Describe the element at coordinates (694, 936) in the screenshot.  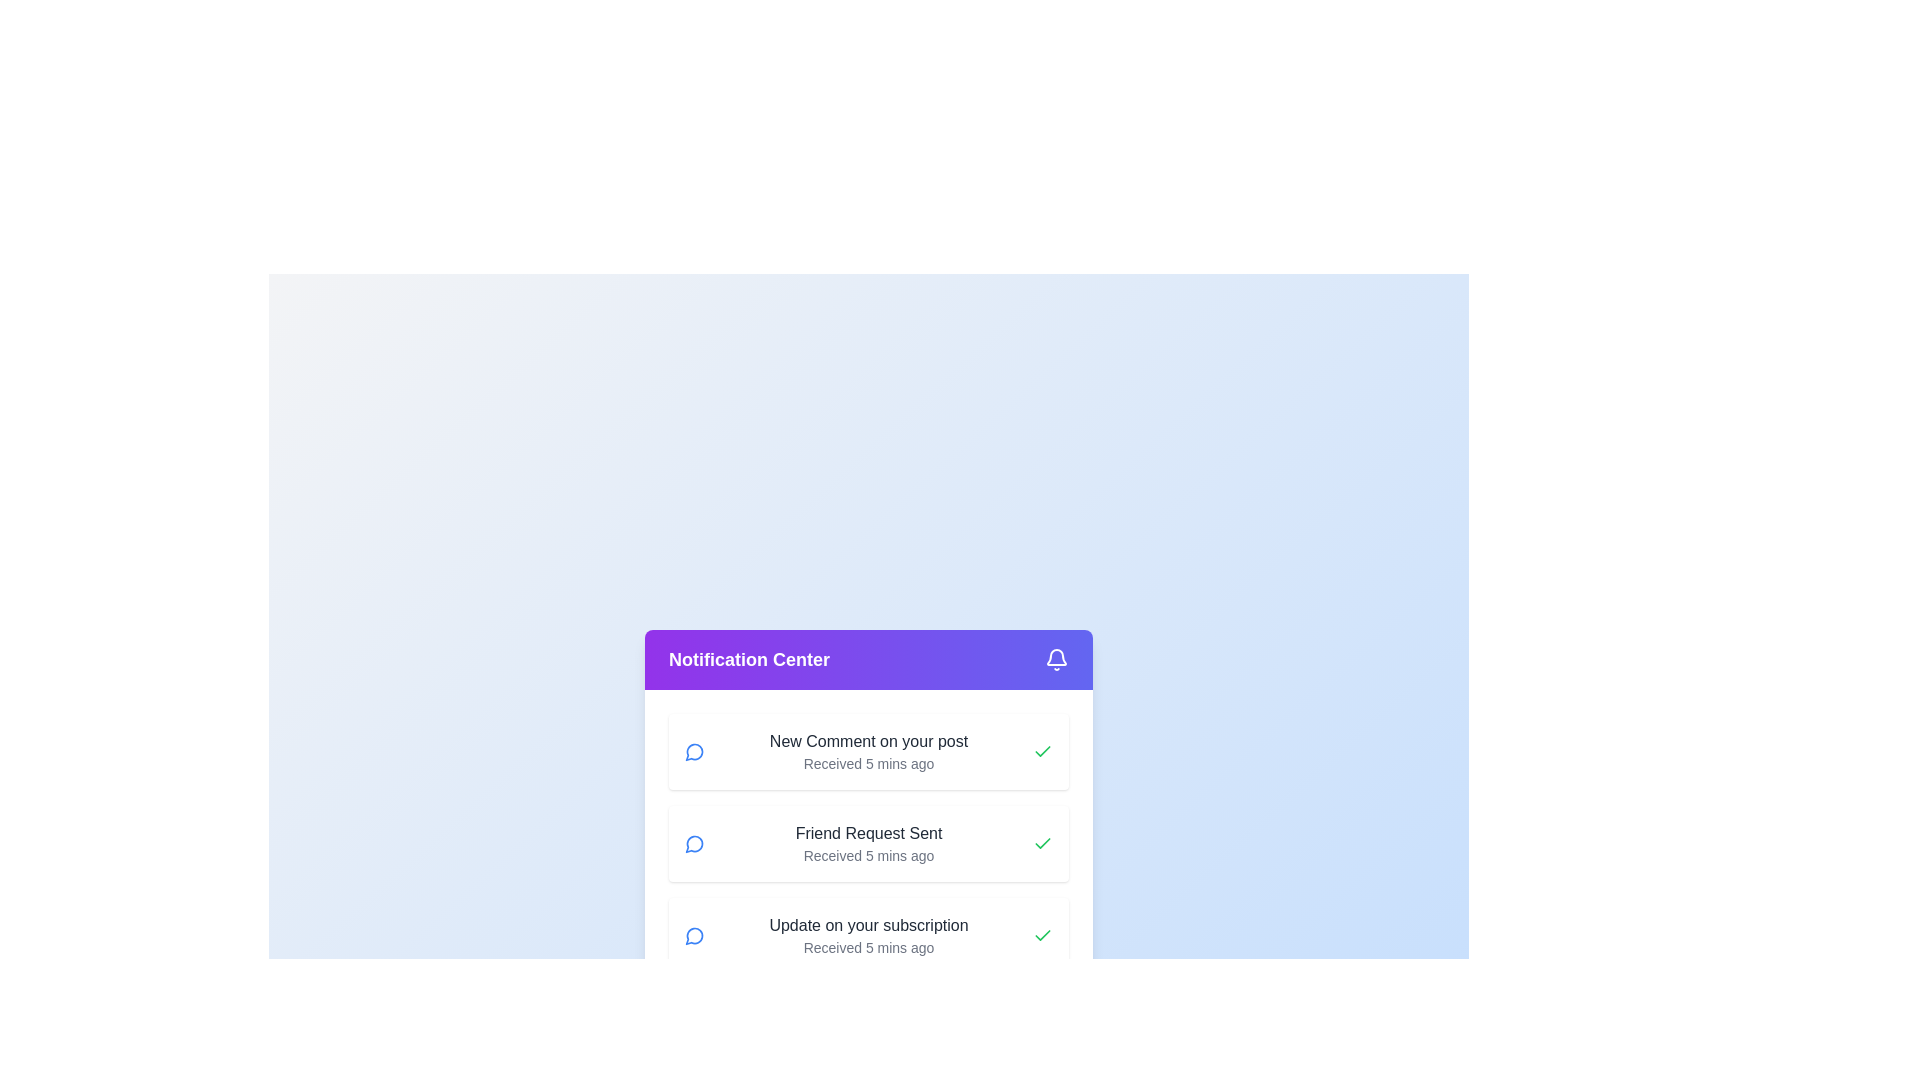
I see `the message or chat icon located inside the third notification item in the notification center` at that location.